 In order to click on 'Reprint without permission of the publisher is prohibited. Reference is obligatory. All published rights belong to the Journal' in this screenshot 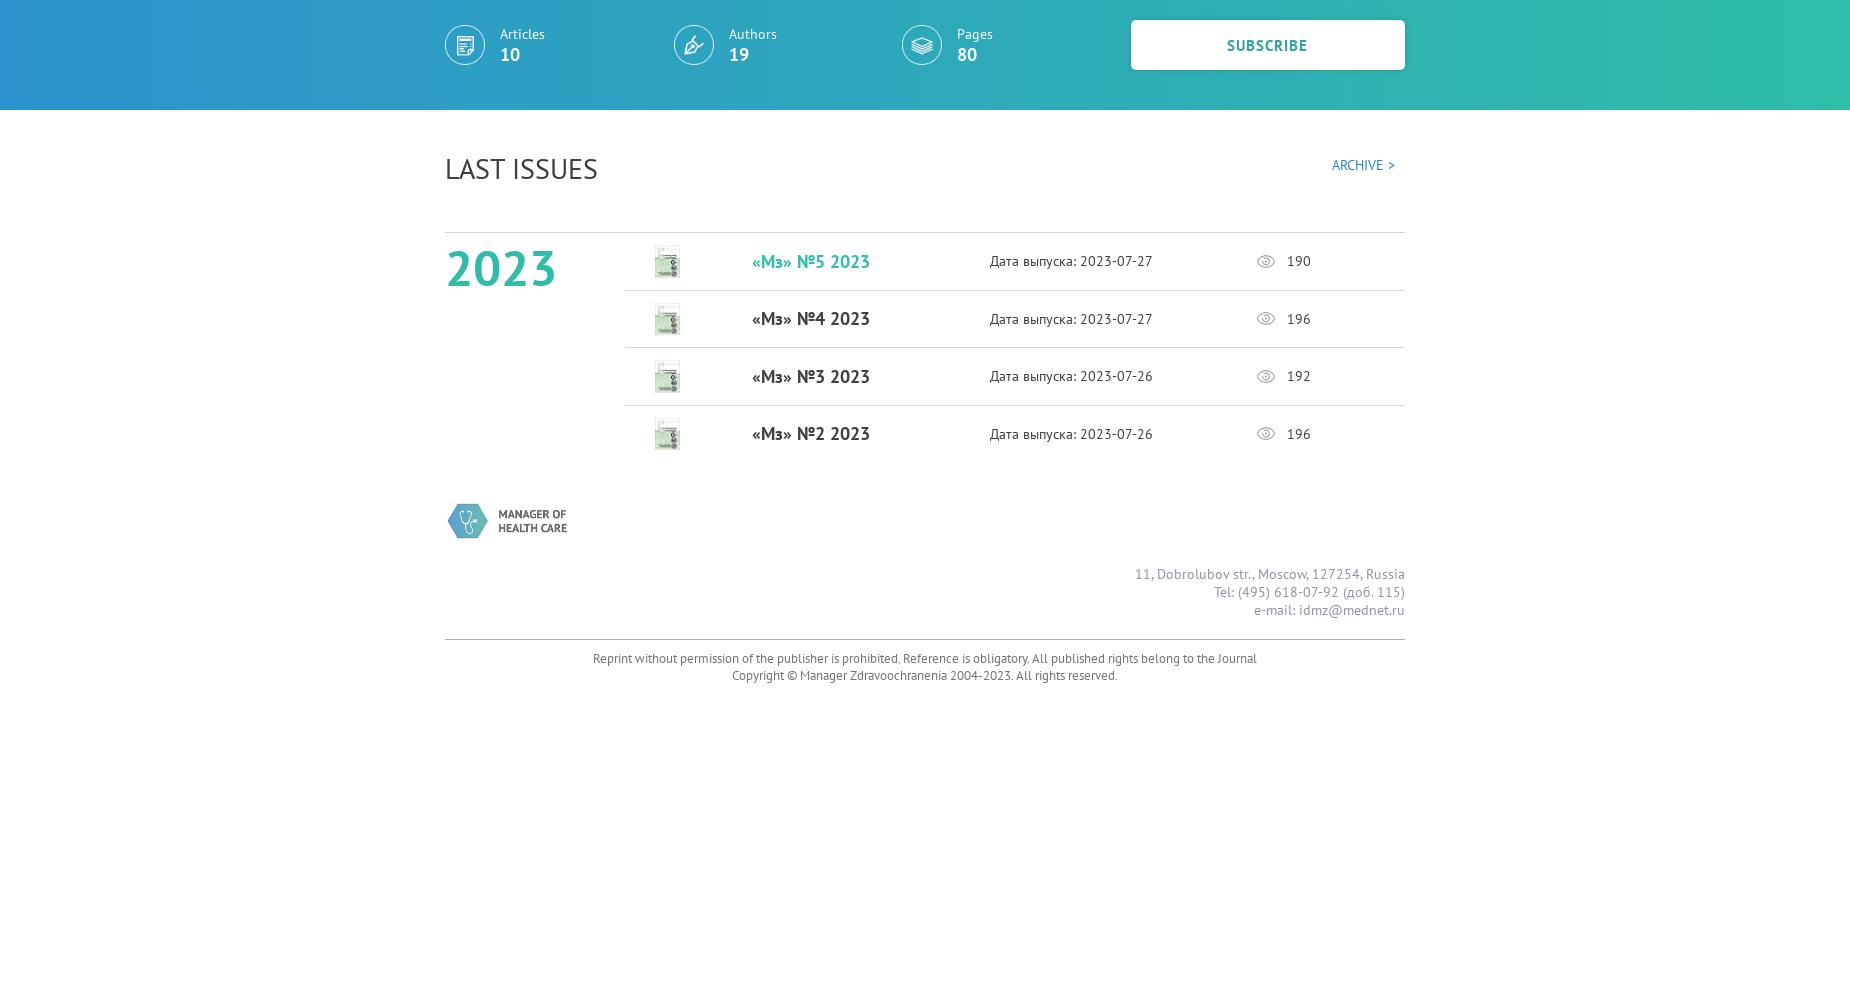, I will do `click(925, 658)`.